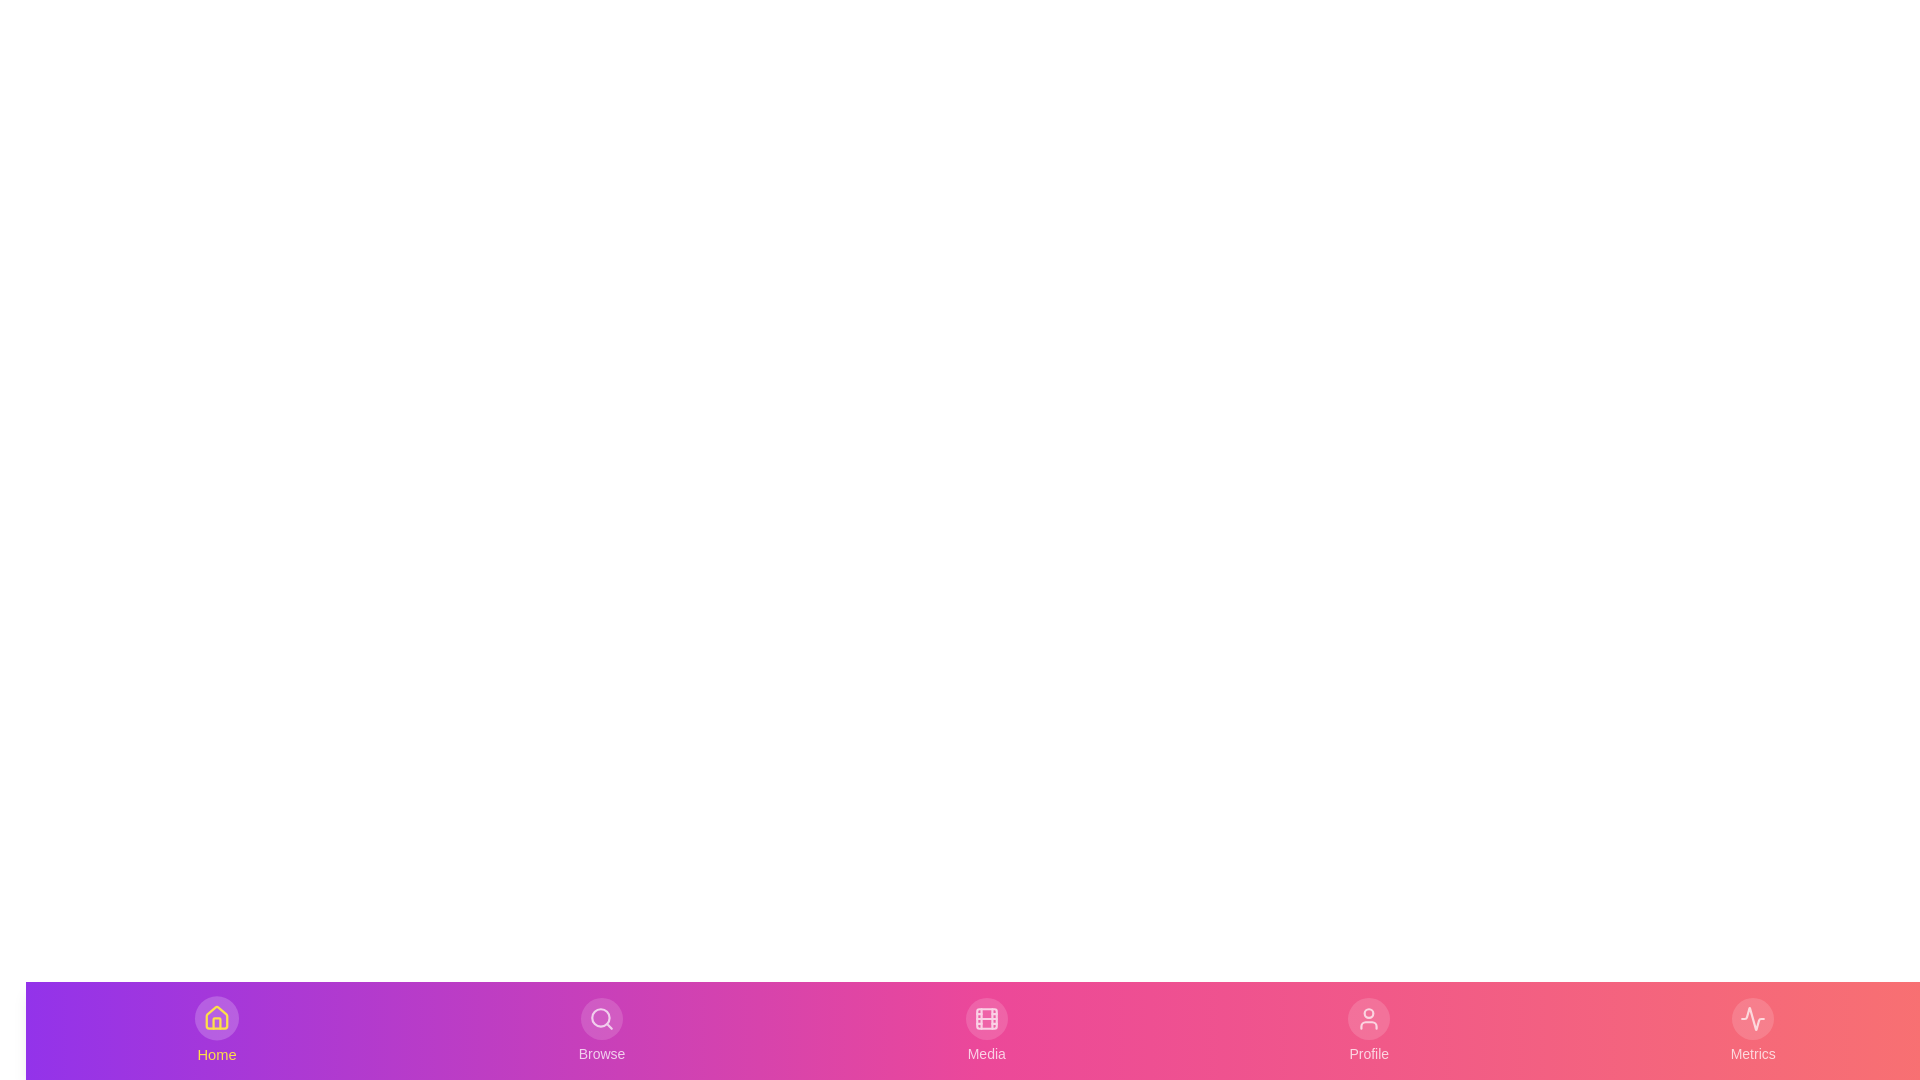 The width and height of the screenshot is (1920, 1080). I want to click on the Browse tab to view its interaction effects, so click(600, 1030).